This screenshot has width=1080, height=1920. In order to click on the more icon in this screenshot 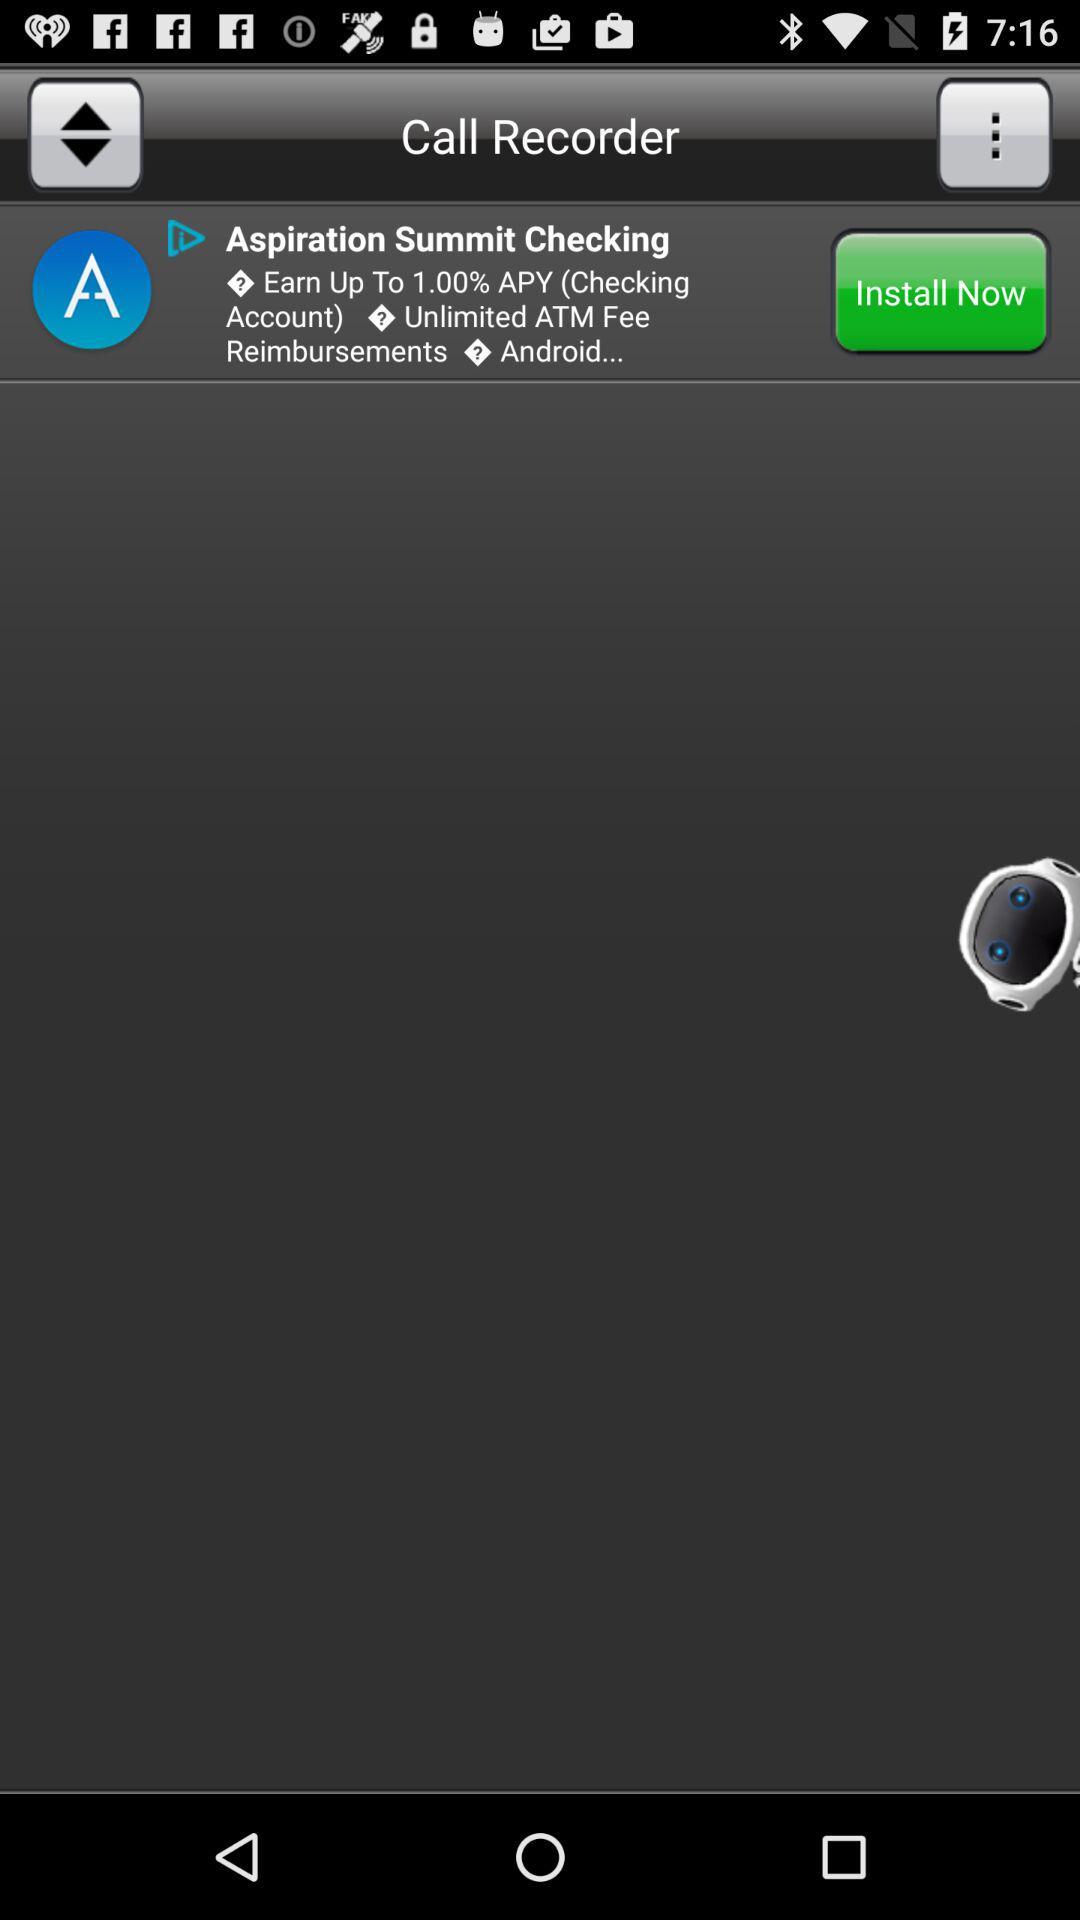, I will do `click(994, 143)`.